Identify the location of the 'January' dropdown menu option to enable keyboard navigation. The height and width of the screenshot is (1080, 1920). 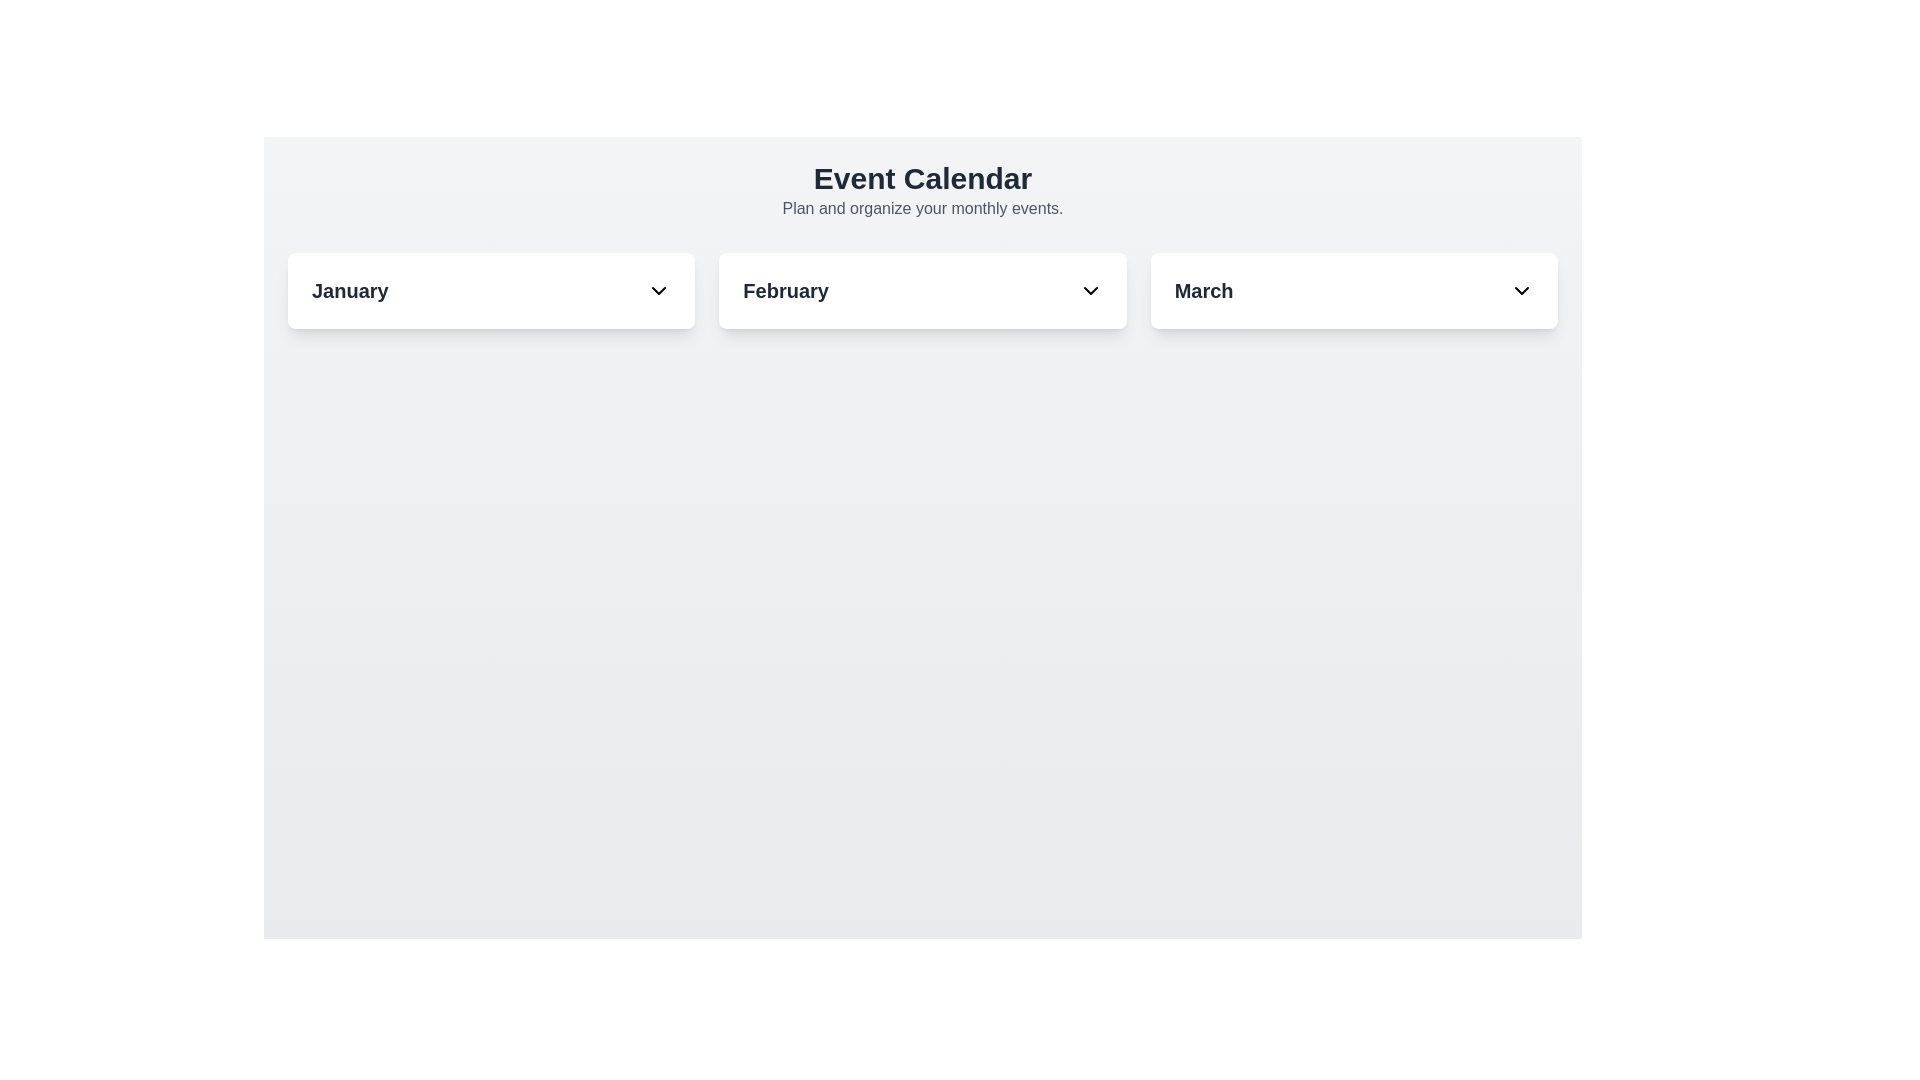
(491, 290).